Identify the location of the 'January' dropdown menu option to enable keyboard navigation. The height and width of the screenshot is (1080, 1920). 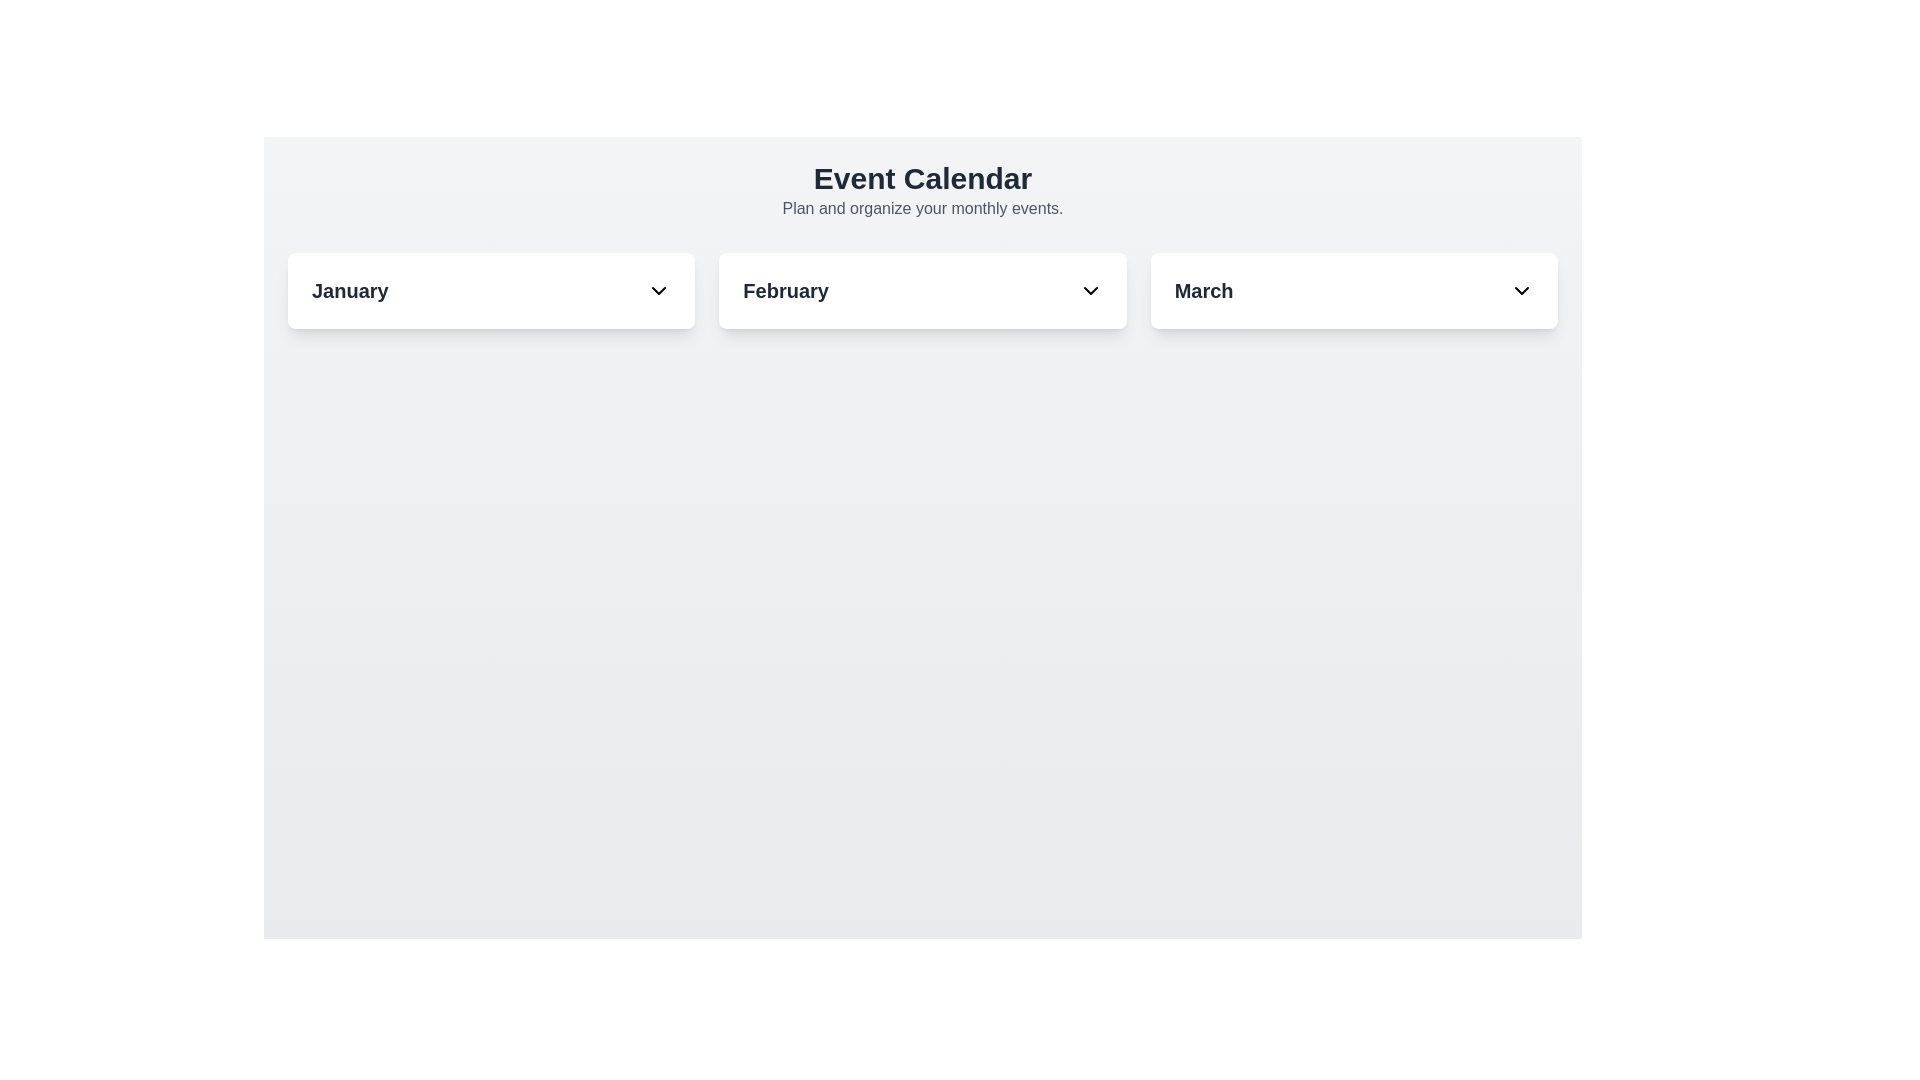
(491, 290).